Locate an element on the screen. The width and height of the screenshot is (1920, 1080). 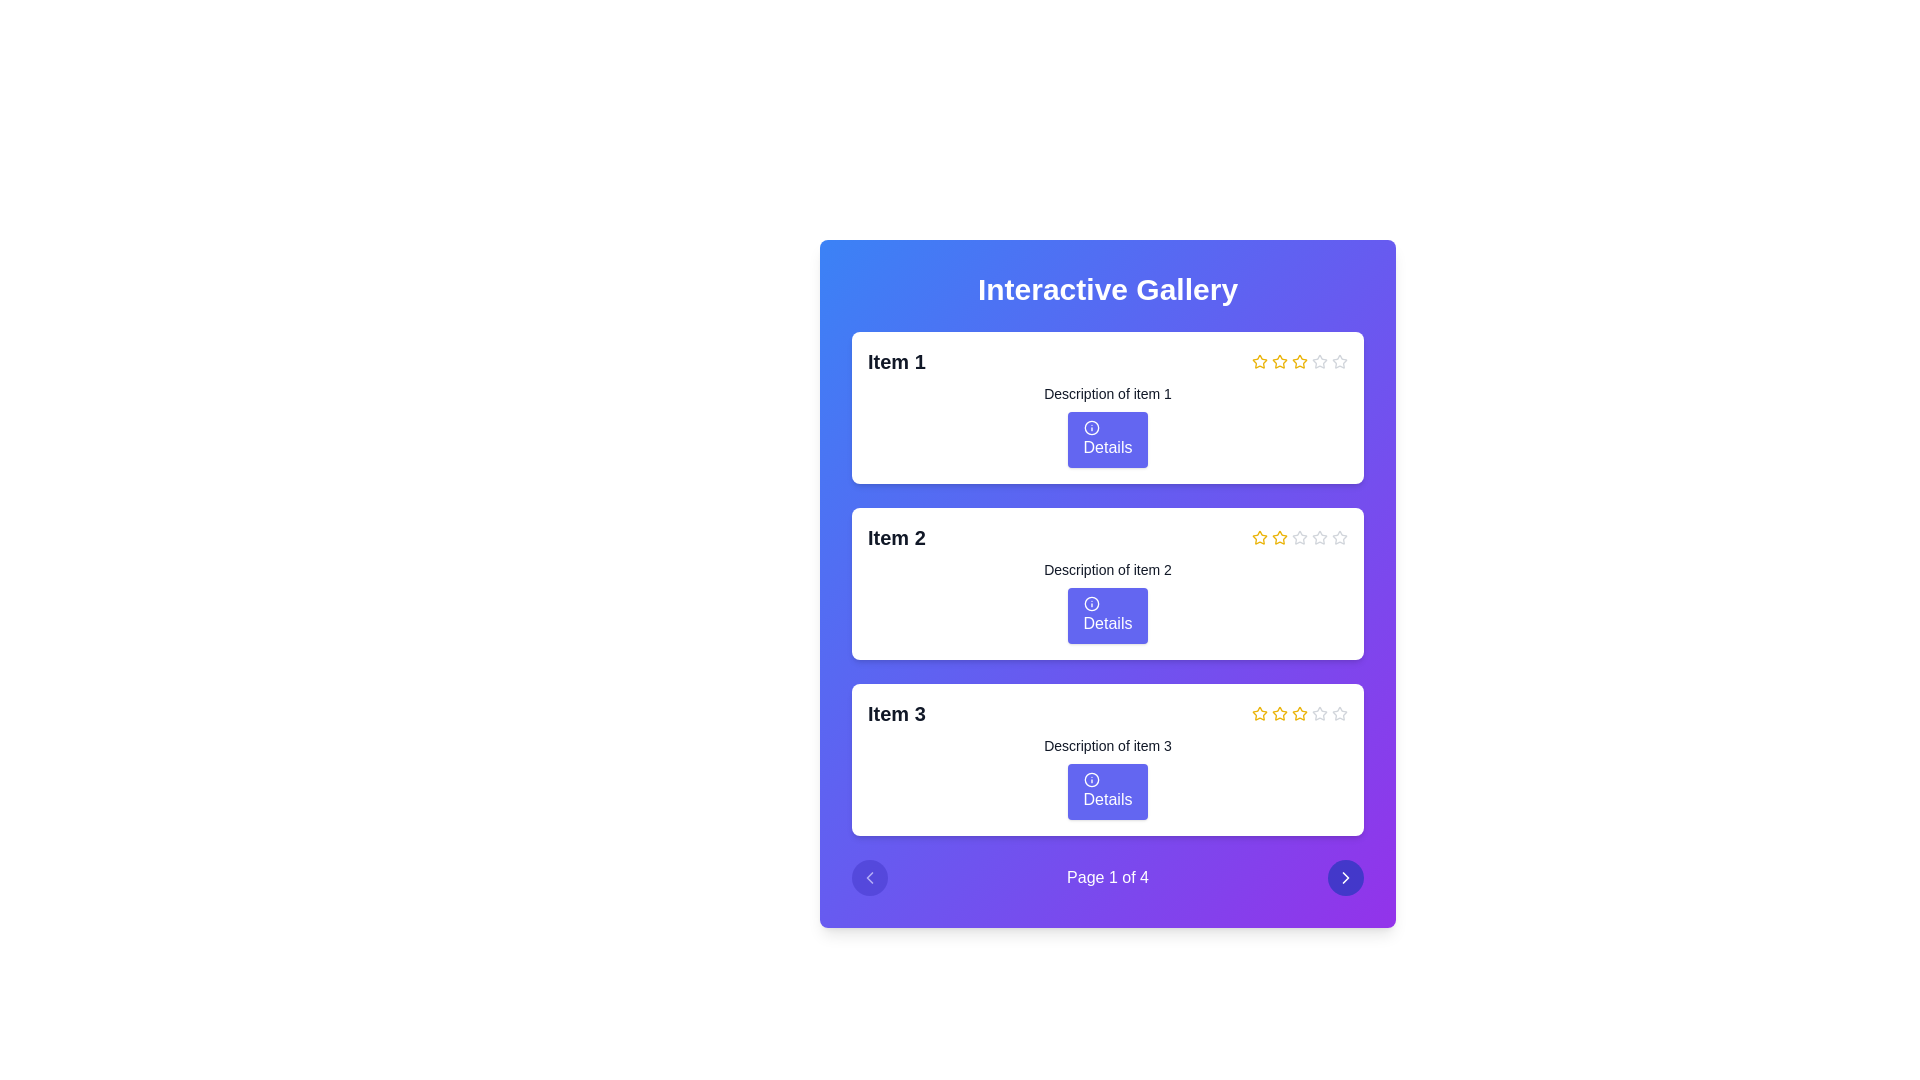
the third yellow star-shaped icon in the user rating feature for 'Item 1' is located at coordinates (1280, 362).